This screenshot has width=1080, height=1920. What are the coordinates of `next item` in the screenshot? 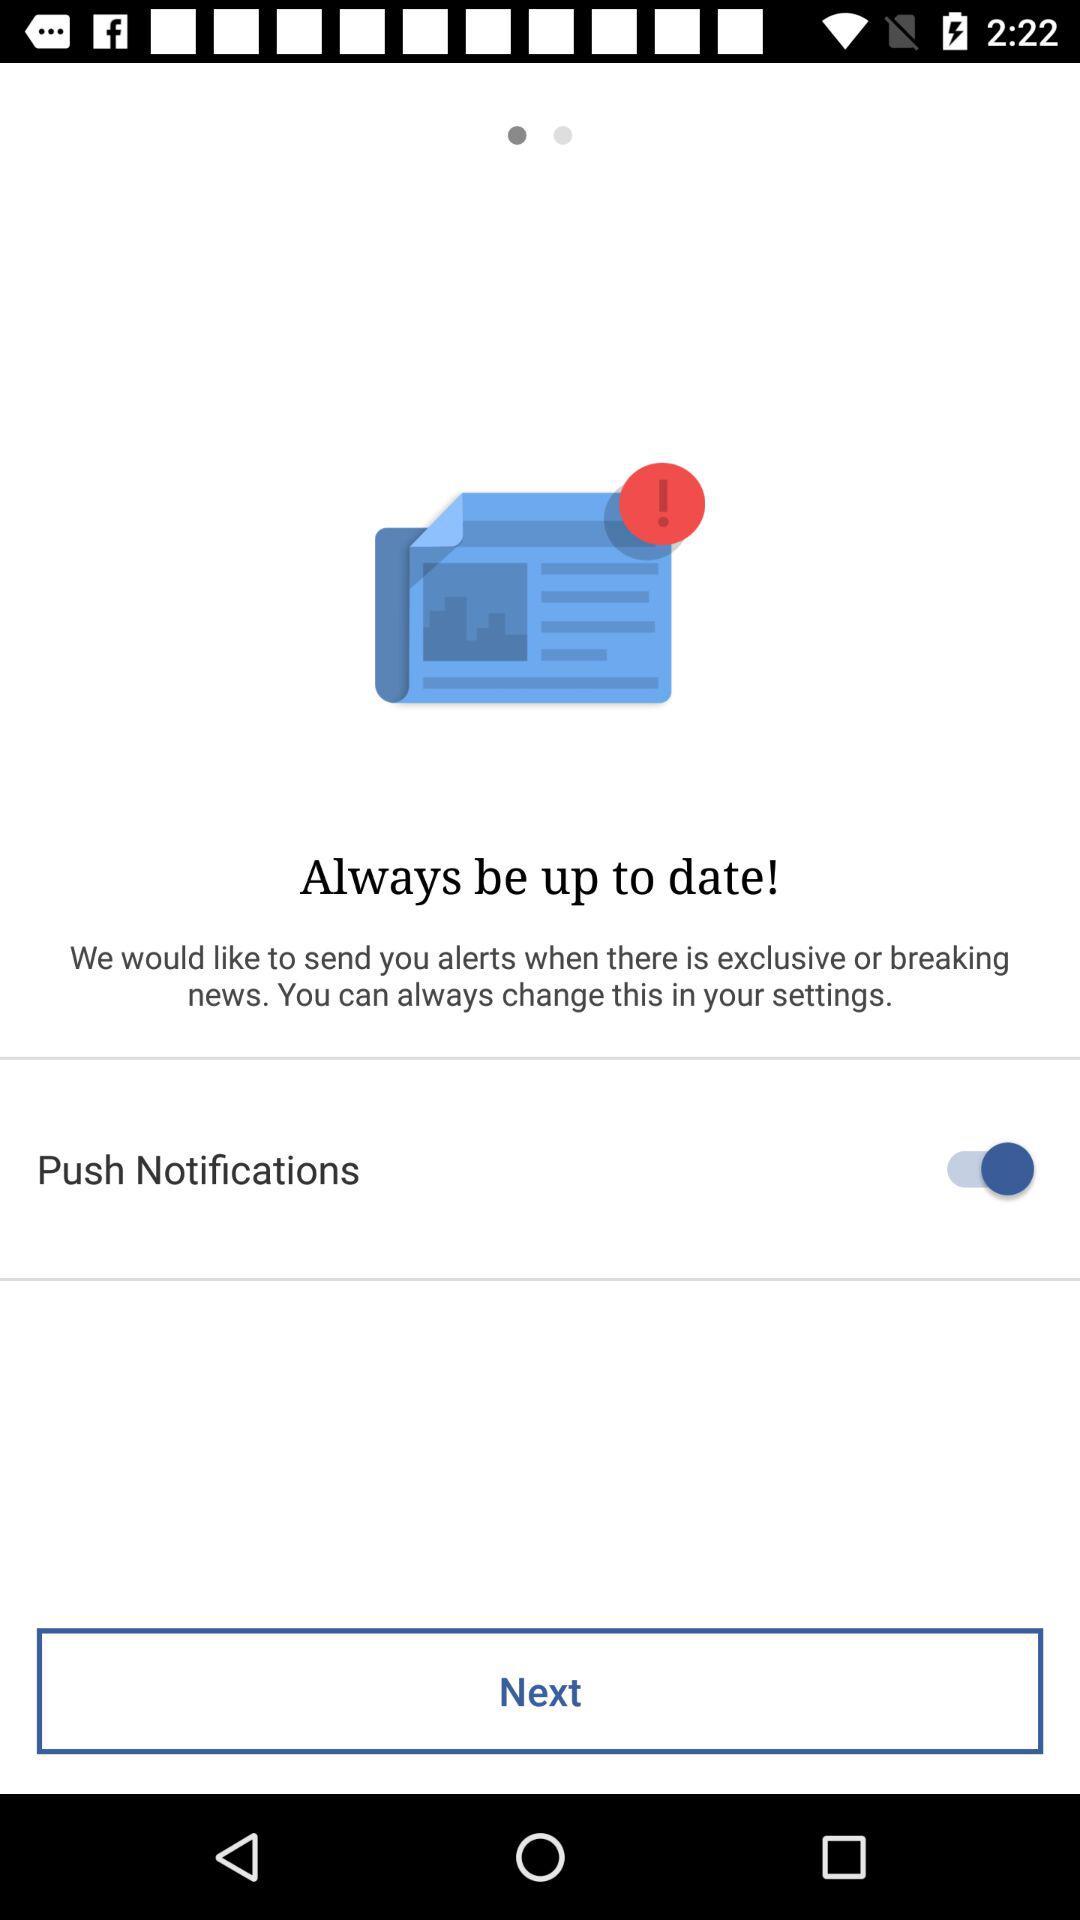 It's located at (540, 1690).